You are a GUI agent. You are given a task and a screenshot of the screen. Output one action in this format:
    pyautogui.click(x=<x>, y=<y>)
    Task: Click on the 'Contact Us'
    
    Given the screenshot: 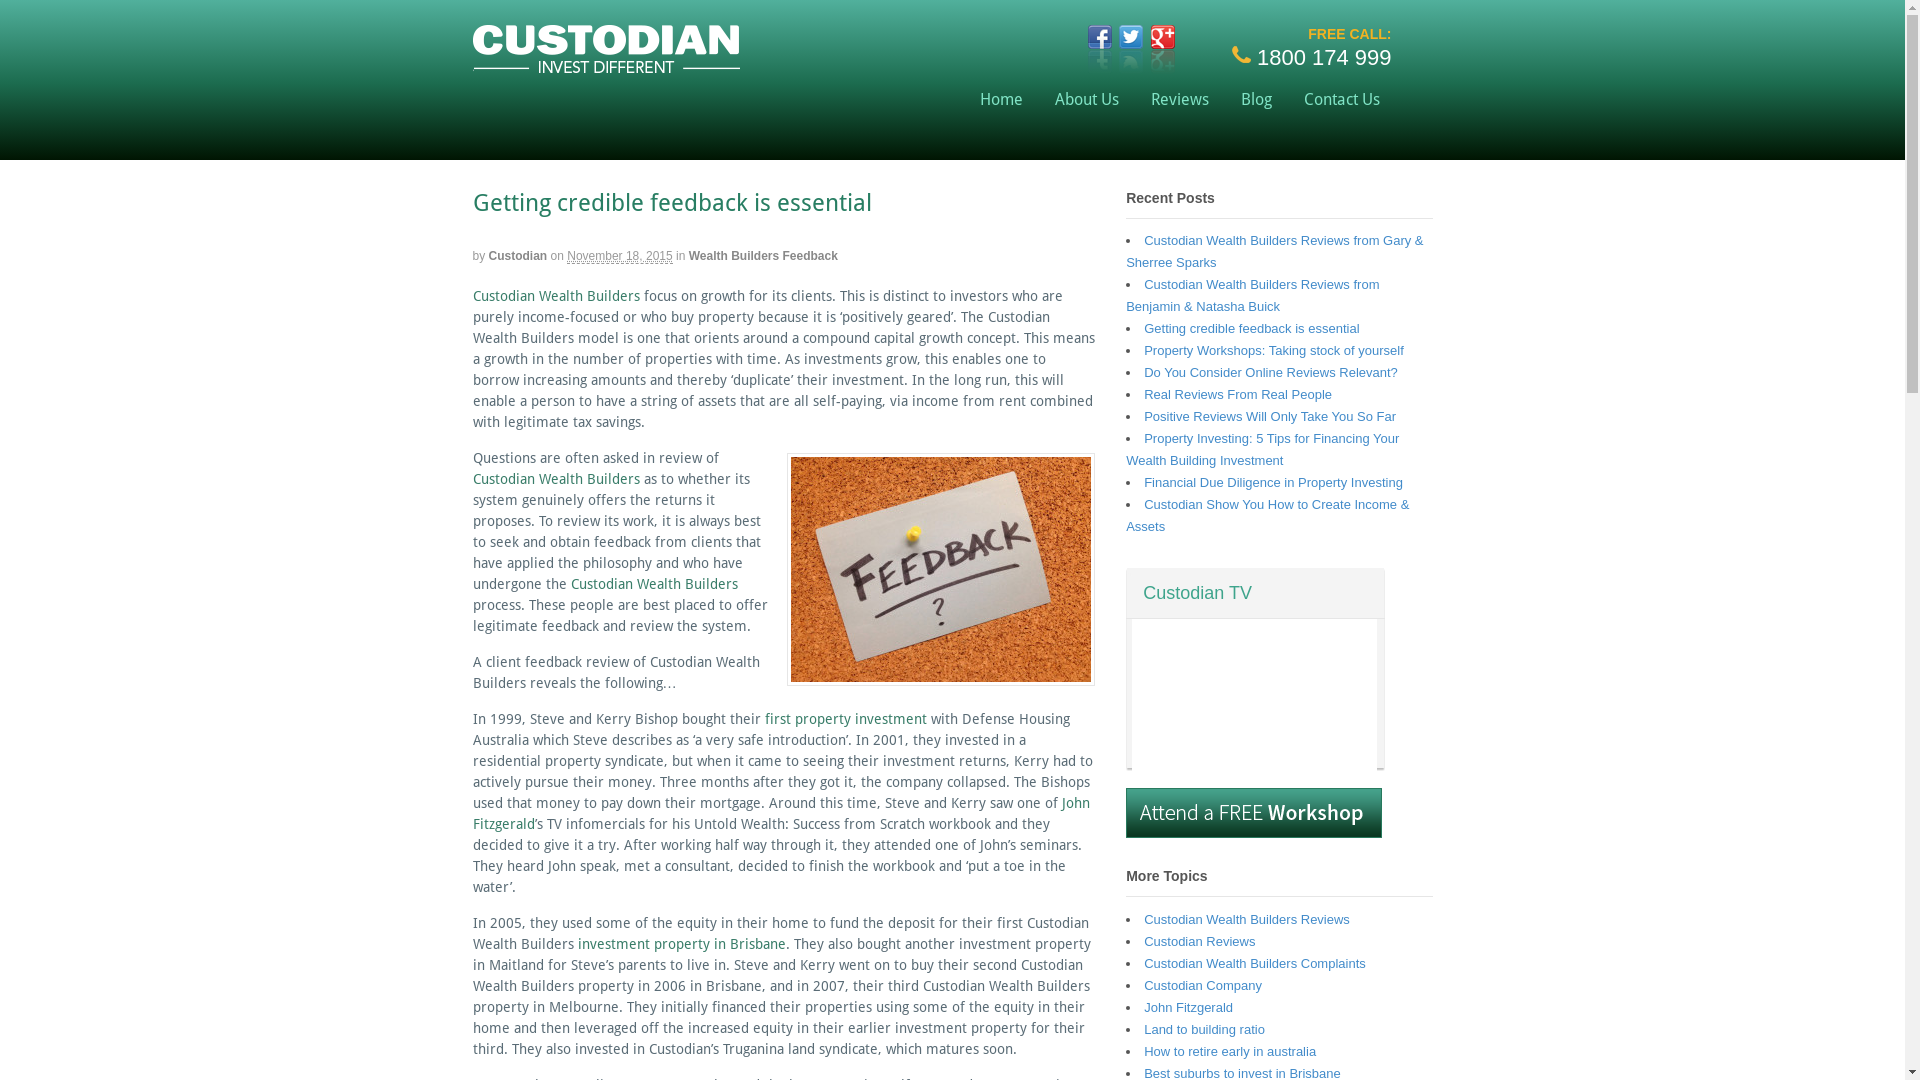 What is the action you would take?
    pyautogui.click(x=1342, y=99)
    